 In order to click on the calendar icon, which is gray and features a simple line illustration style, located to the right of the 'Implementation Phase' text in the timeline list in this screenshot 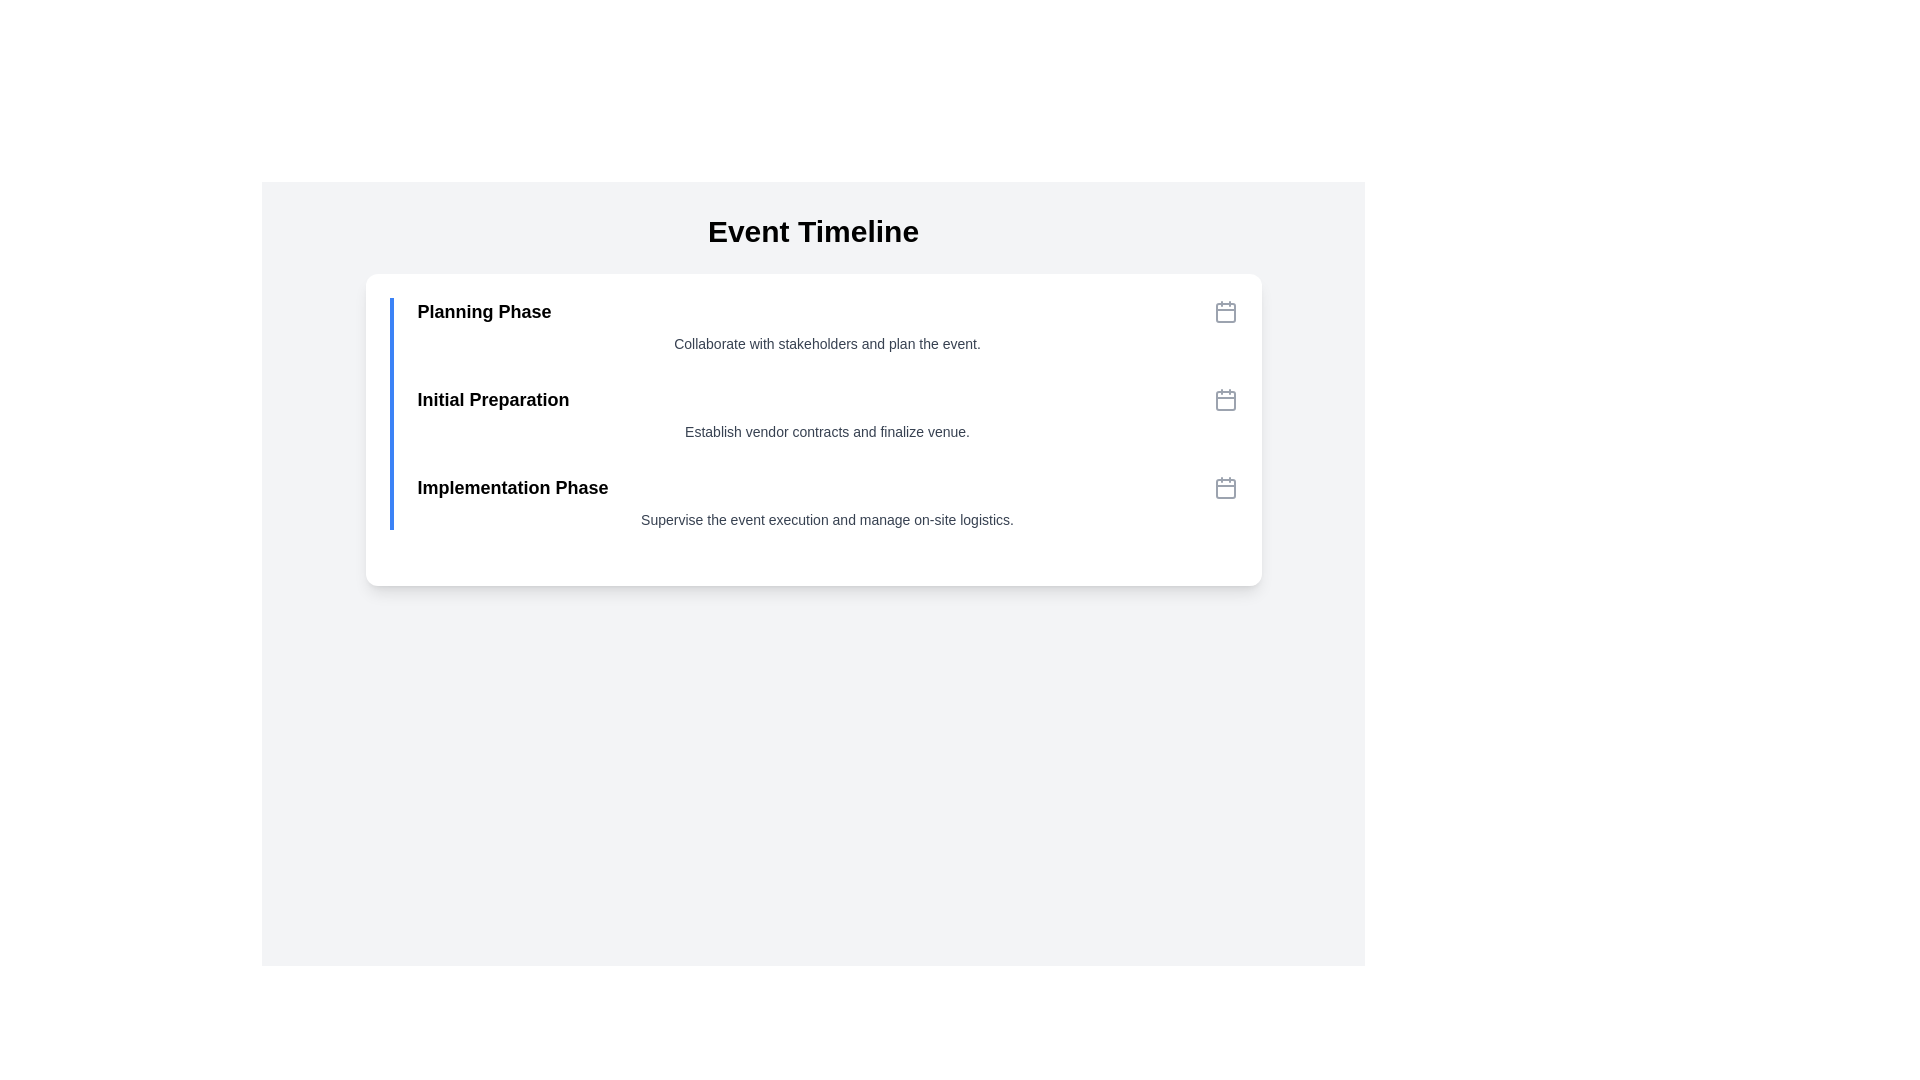, I will do `click(1224, 488)`.